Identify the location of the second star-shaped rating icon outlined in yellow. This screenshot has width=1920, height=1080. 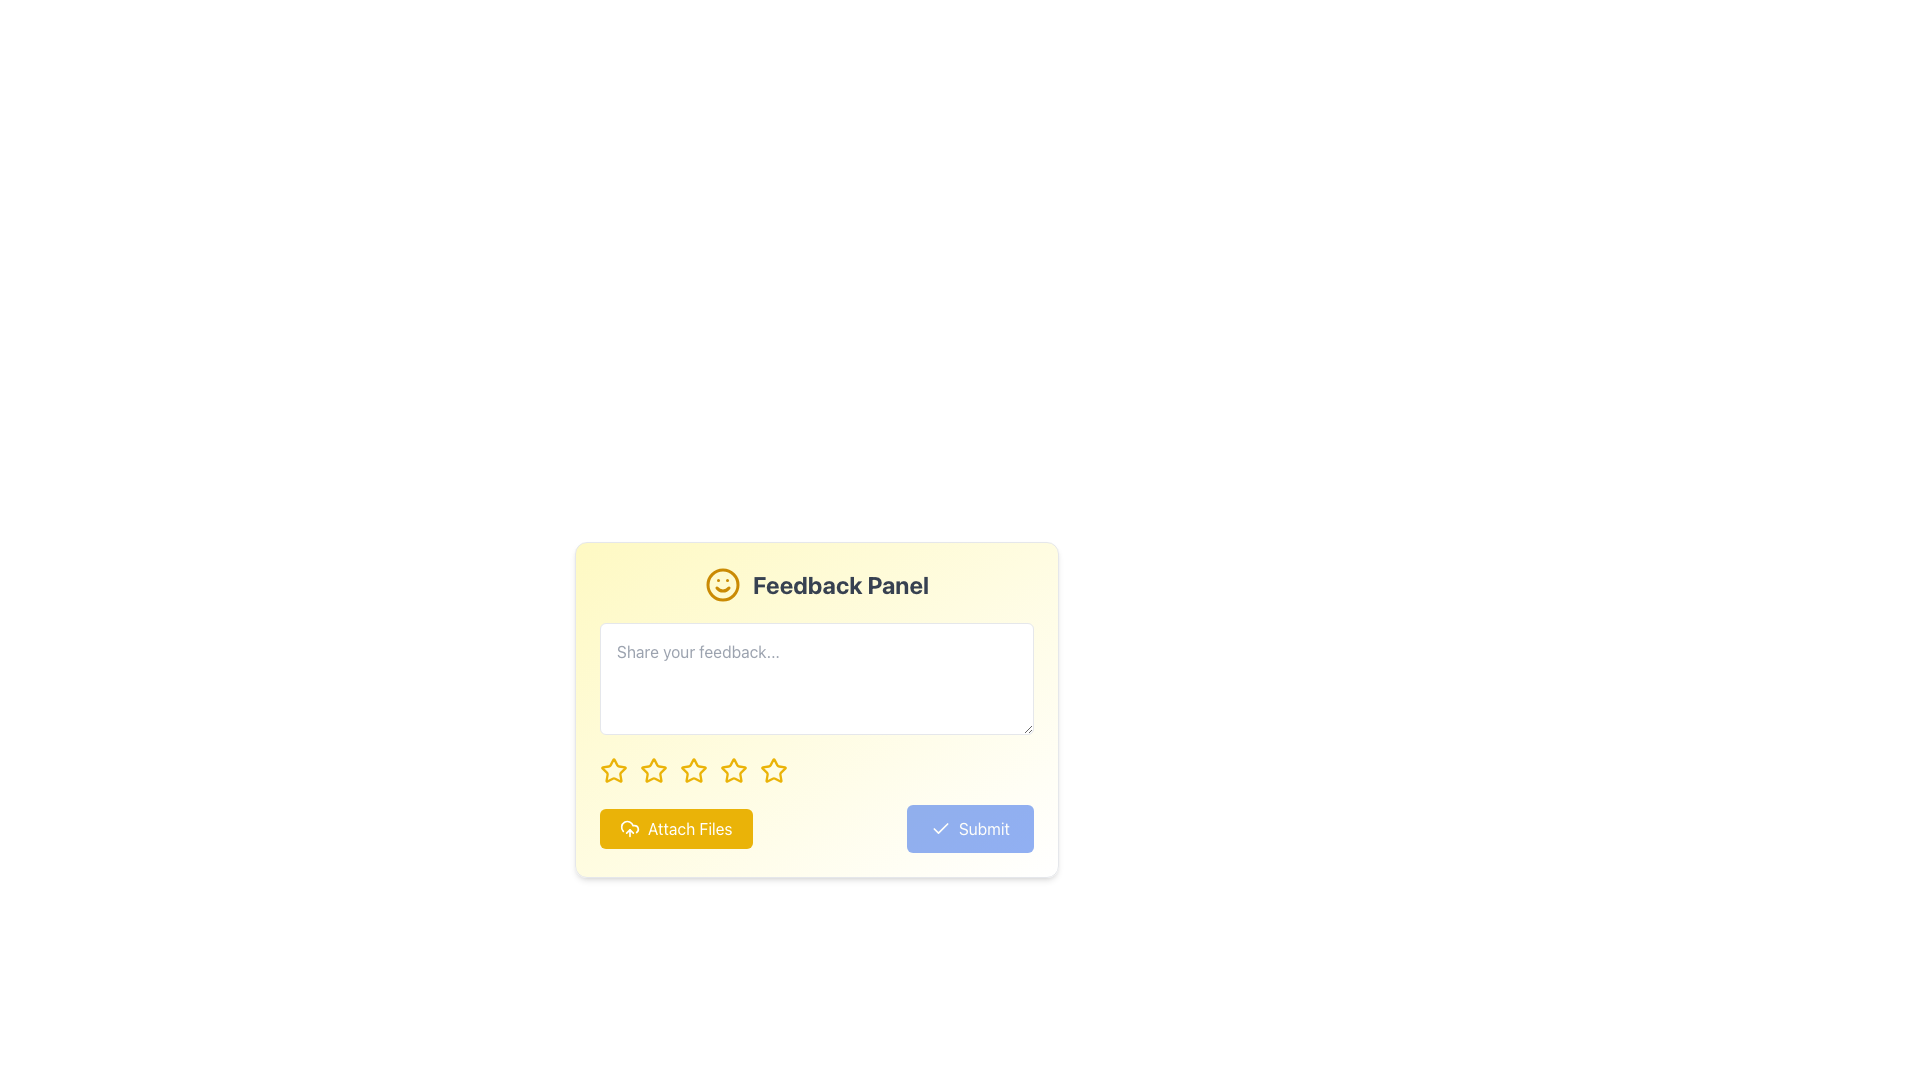
(694, 769).